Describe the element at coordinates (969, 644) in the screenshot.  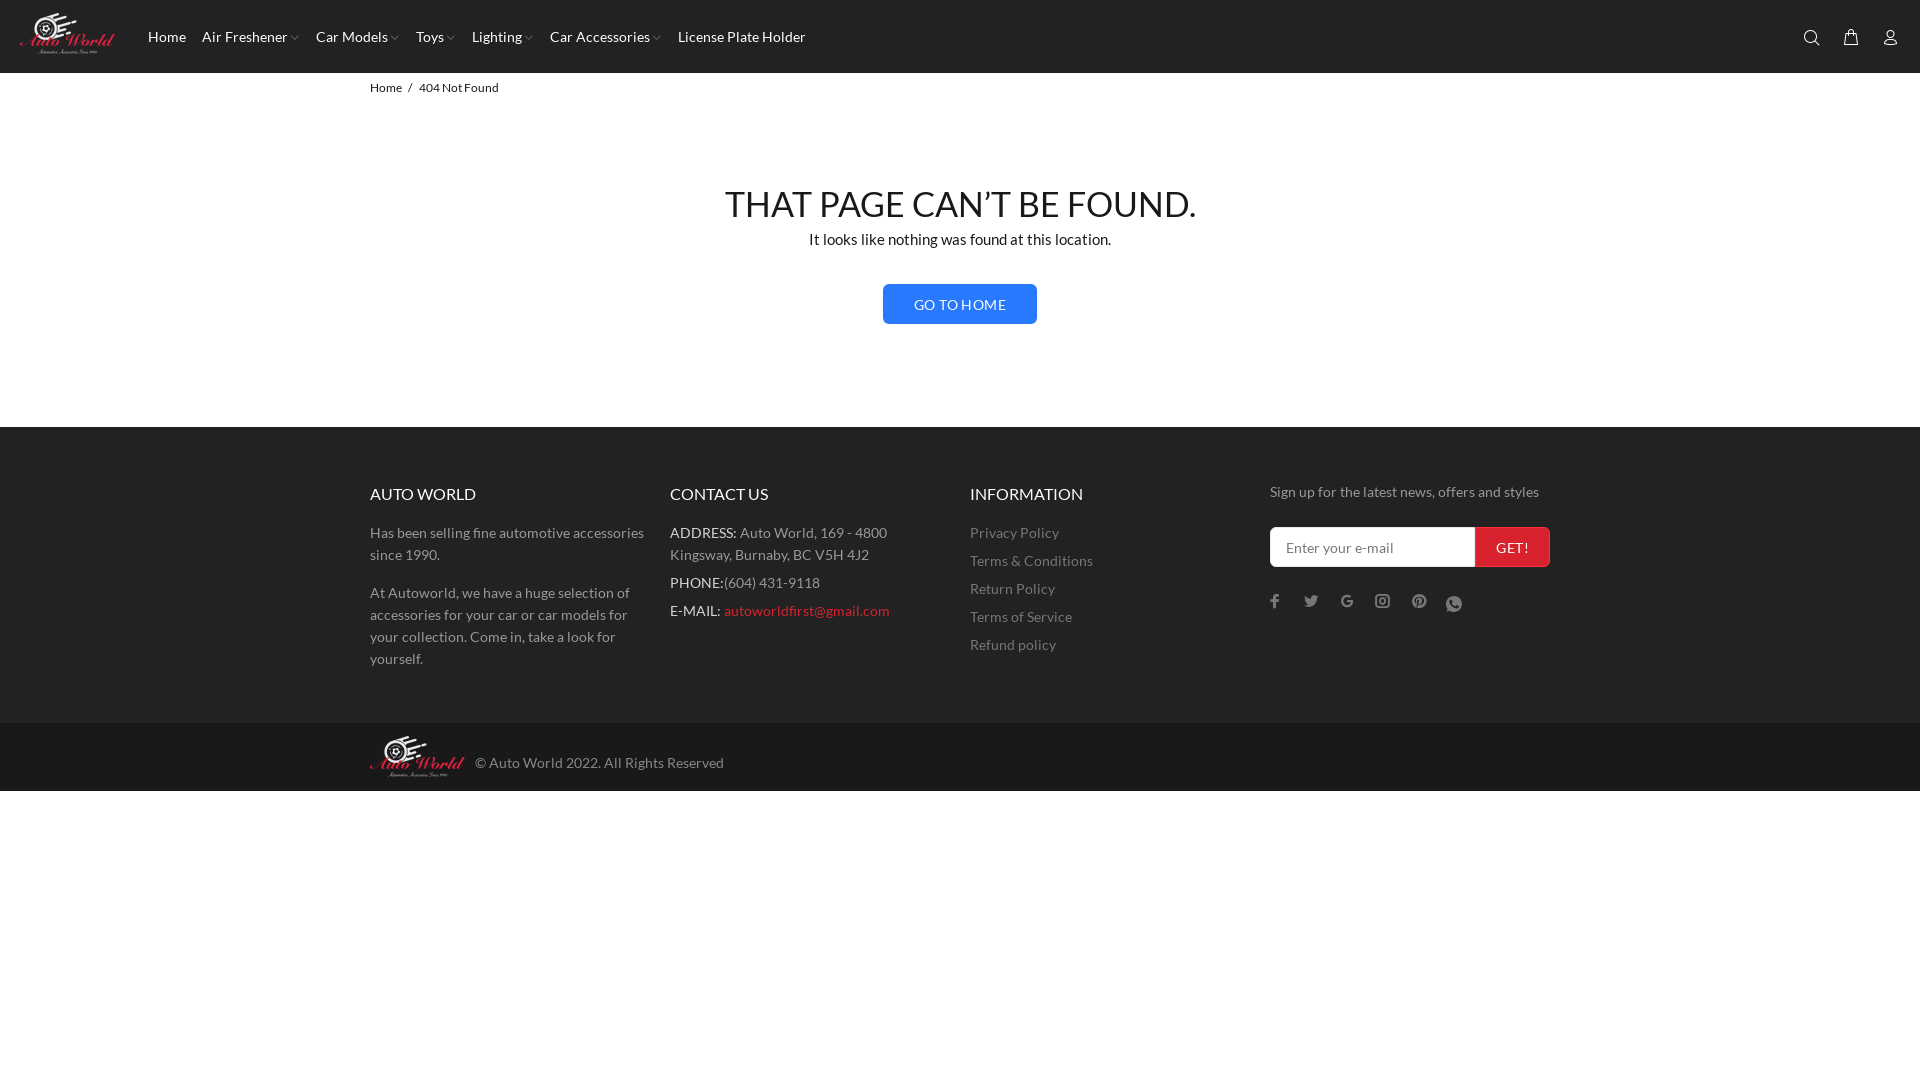
I see `'Refund policy'` at that location.